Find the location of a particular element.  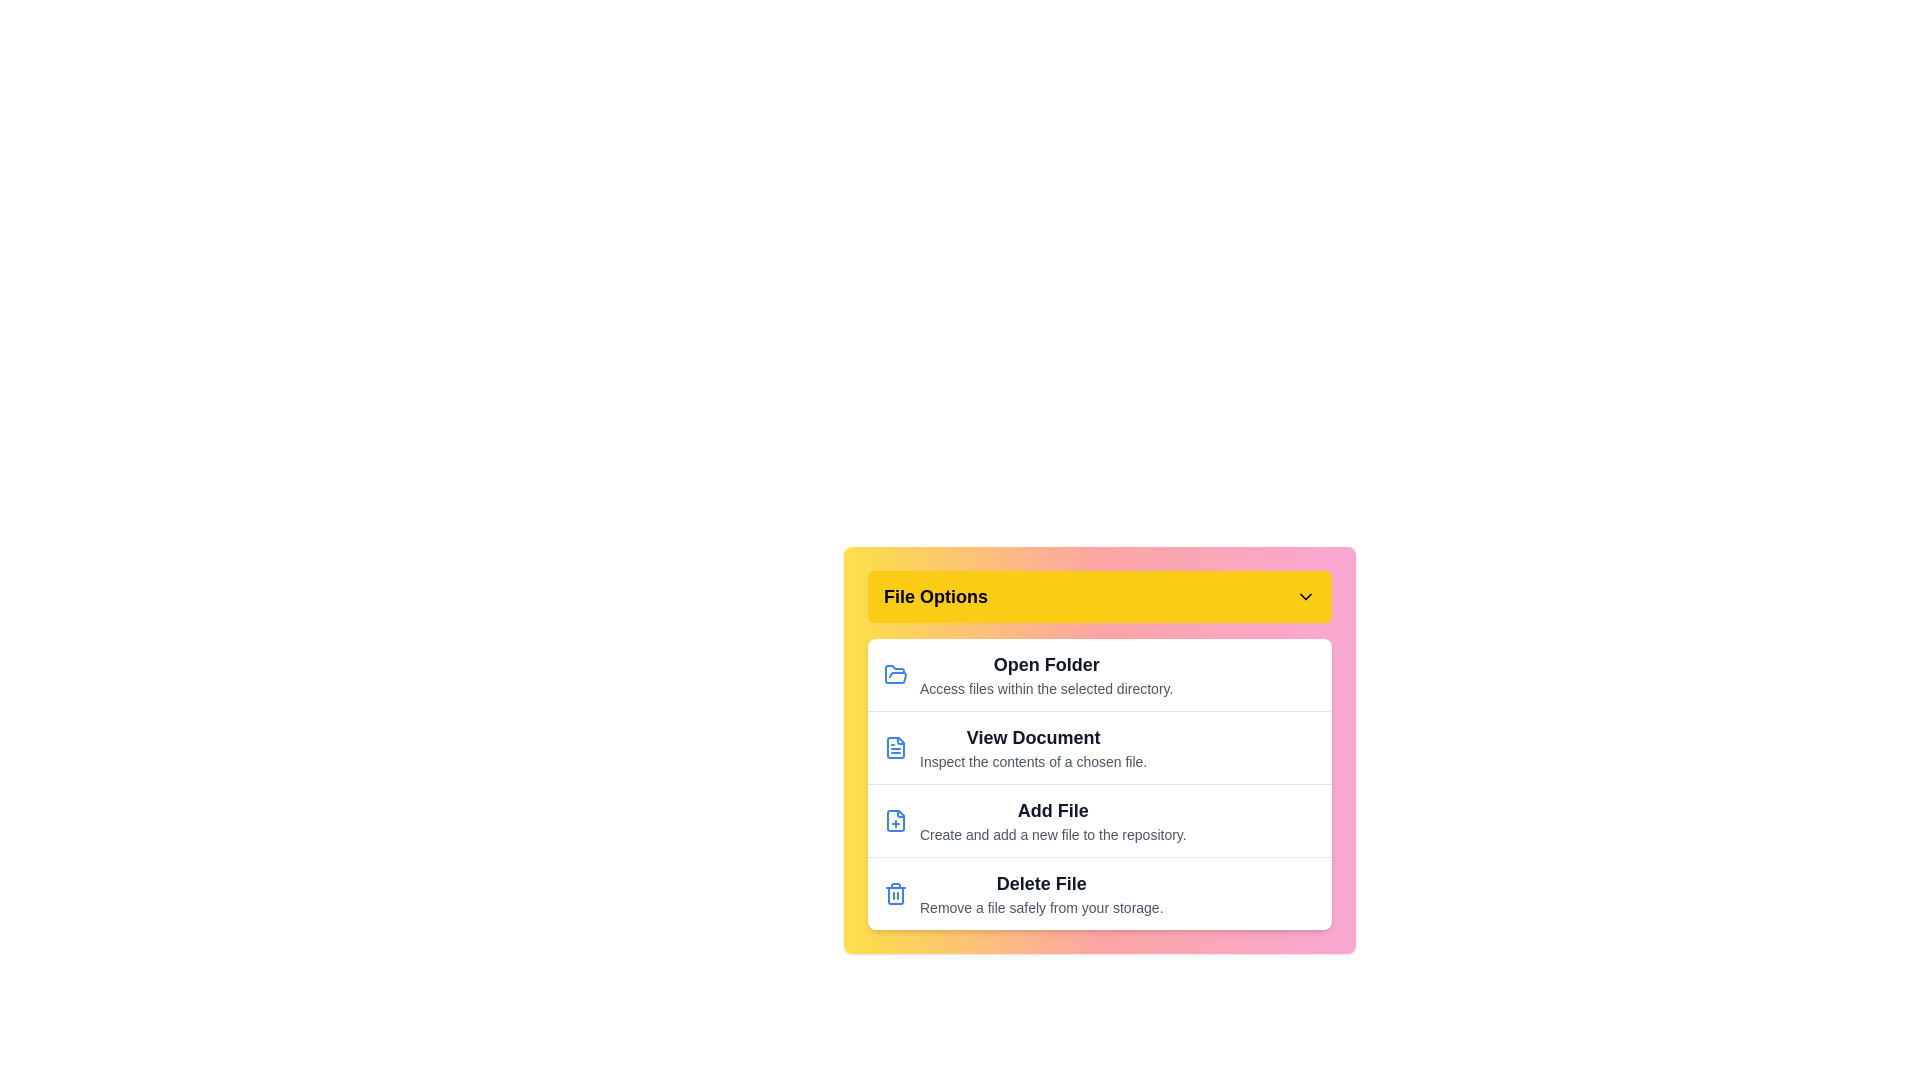

the text label that reads 'Create and add a new file to the repository.' which is located beneath the 'Add File' label in the 'File Options' section is located at coordinates (1052, 834).